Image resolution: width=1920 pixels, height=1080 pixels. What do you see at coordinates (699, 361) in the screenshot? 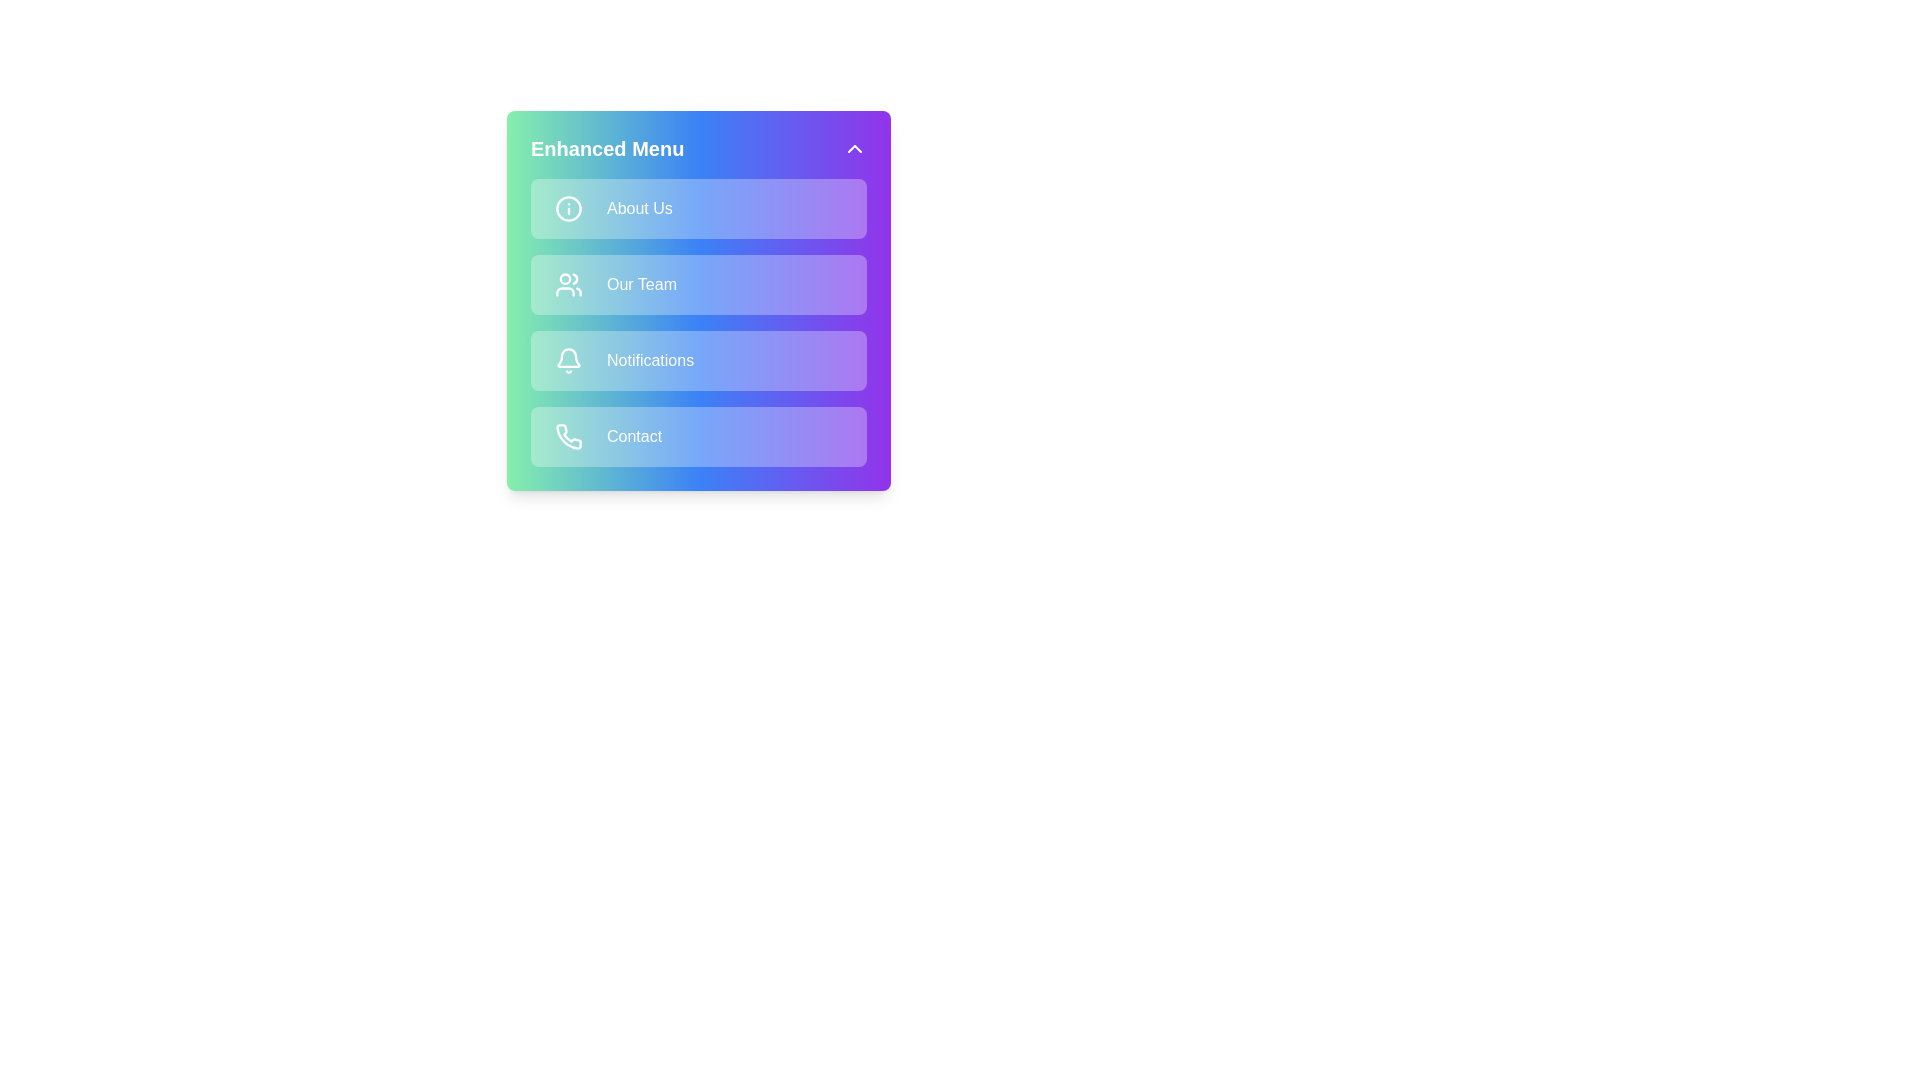
I see `the menu item labeled Notifications to observe its hover effect` at bounding box center [699, 361].